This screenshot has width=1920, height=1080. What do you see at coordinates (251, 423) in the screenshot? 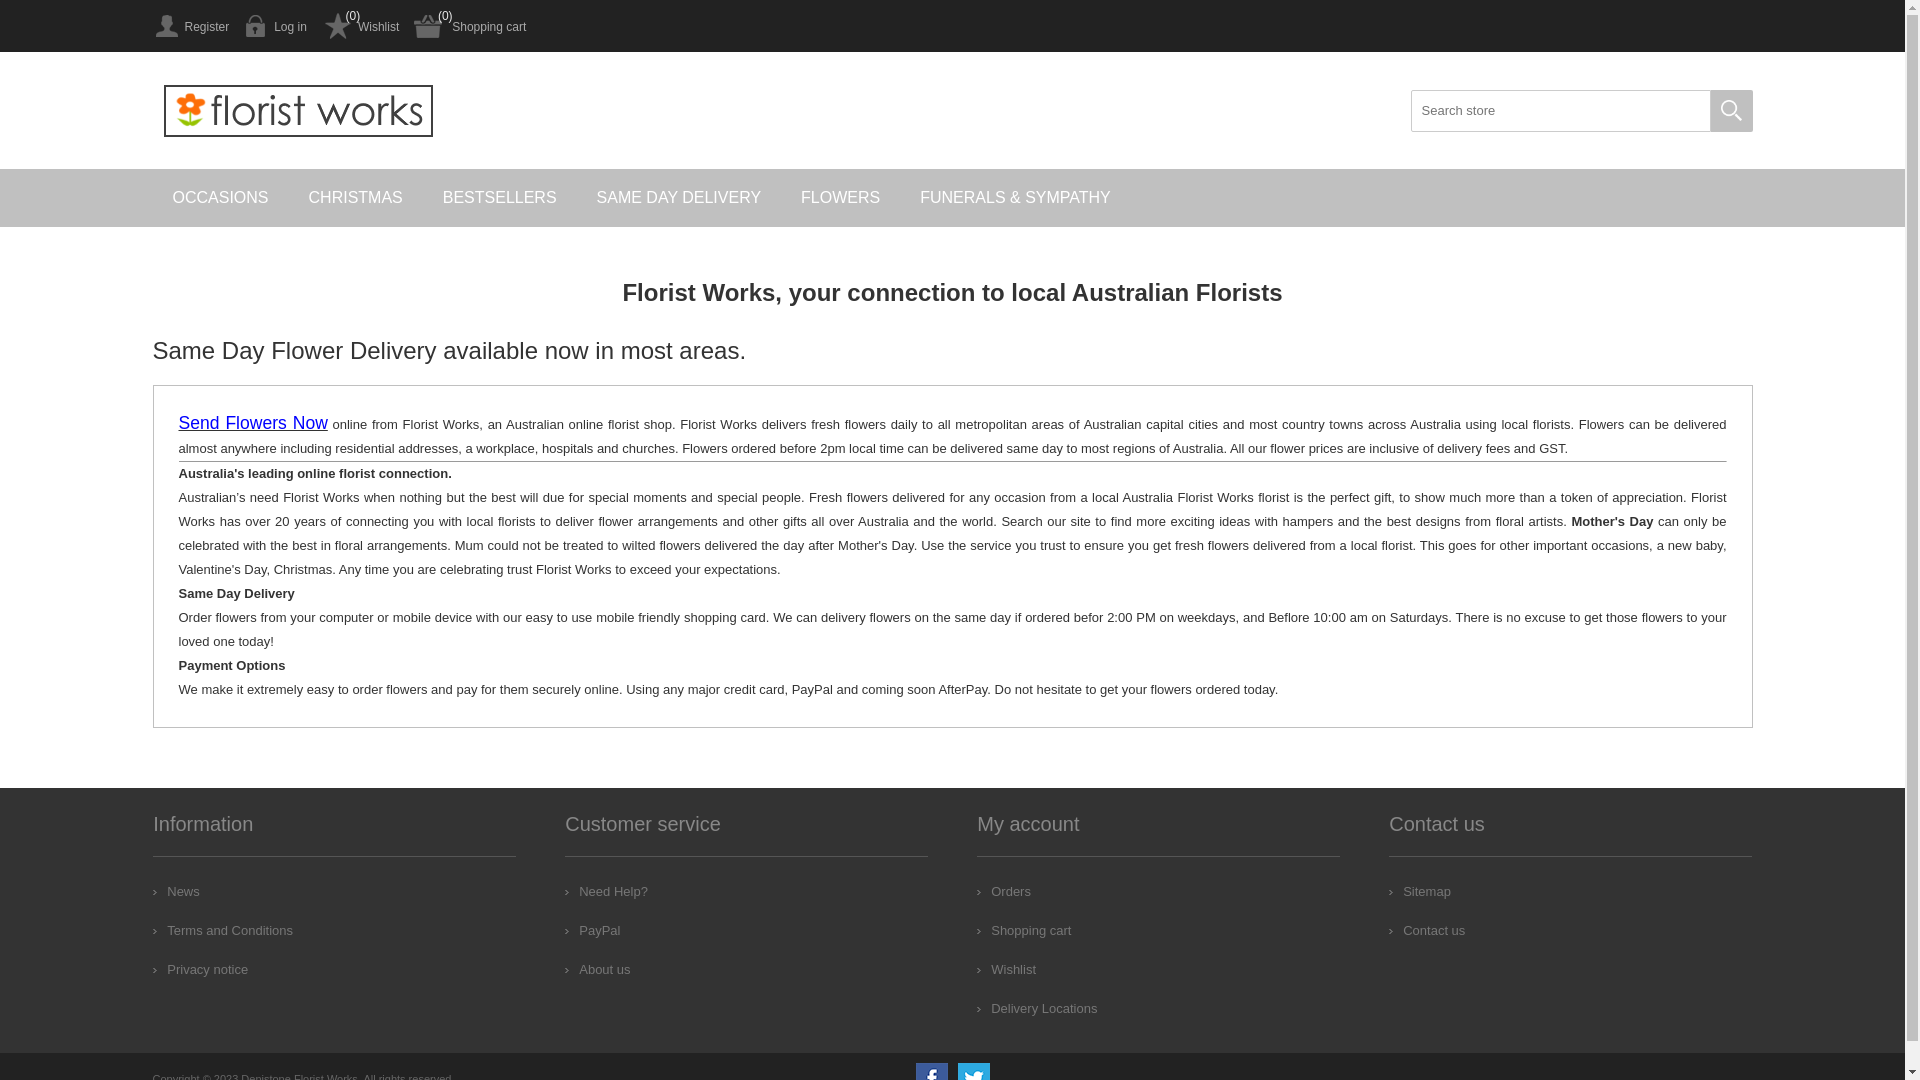
I see `'Send Flowers Now'` at bounding box center [251, 423].